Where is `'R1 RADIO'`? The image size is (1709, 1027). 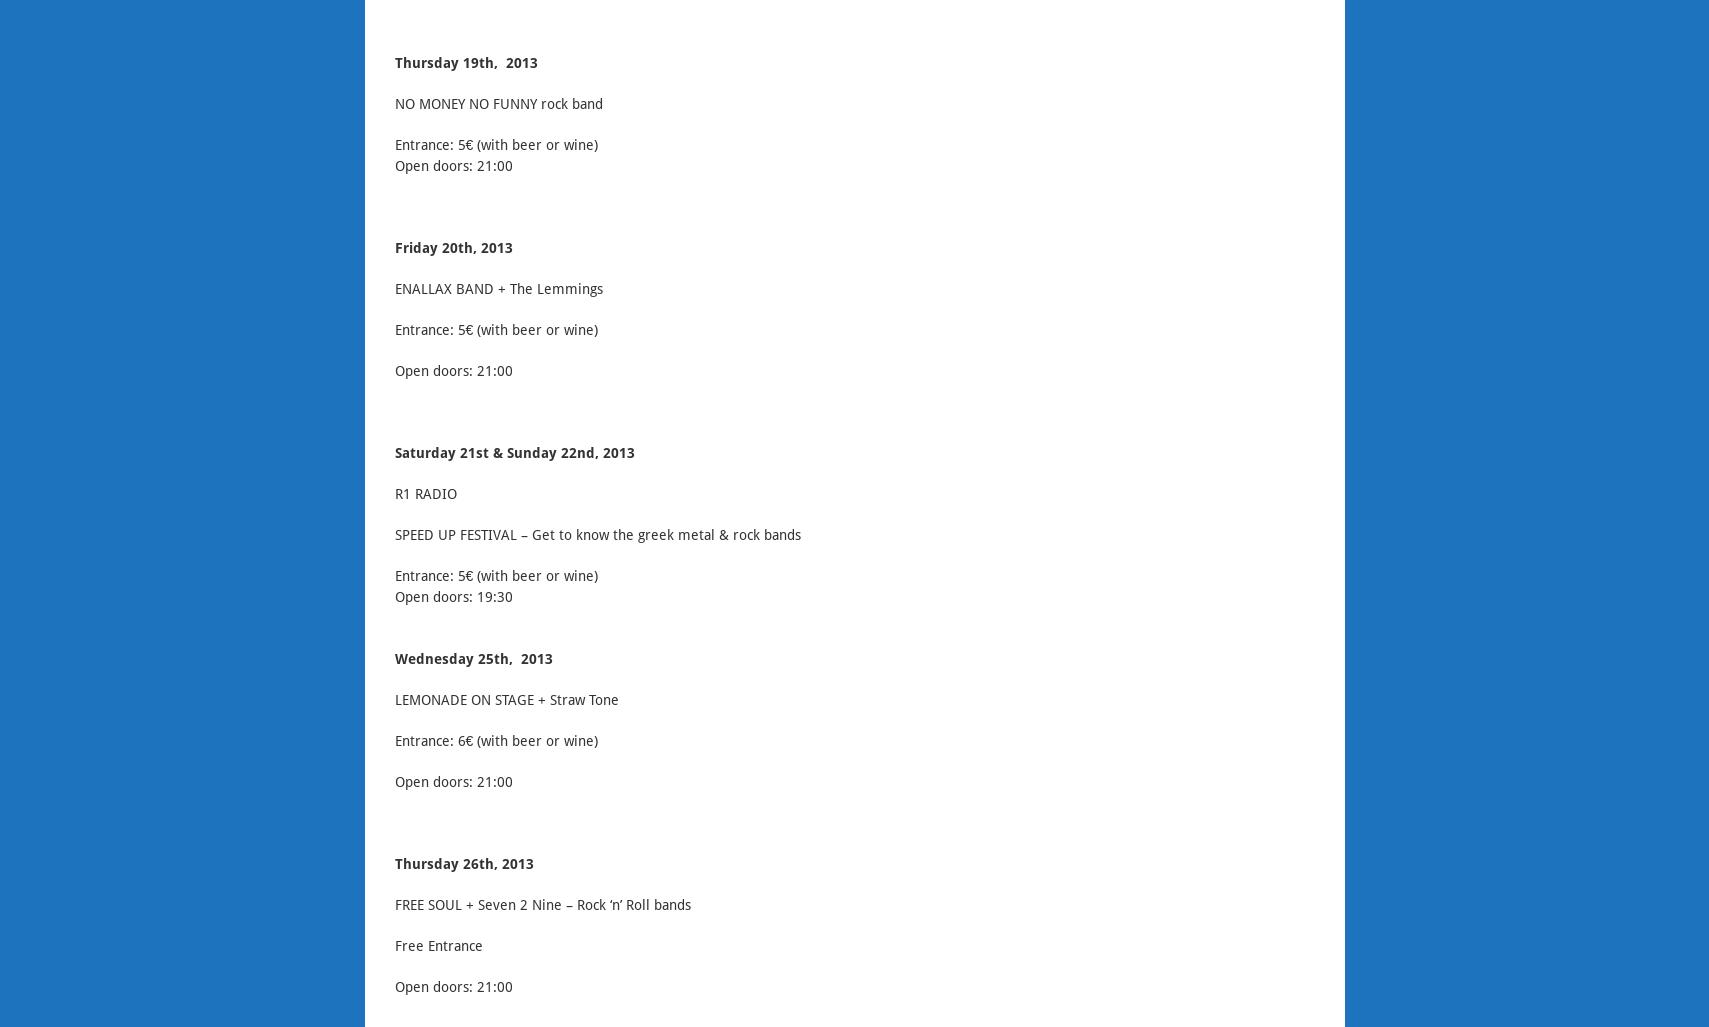
'R1 RADIO' is located at coordinates (424, 495).